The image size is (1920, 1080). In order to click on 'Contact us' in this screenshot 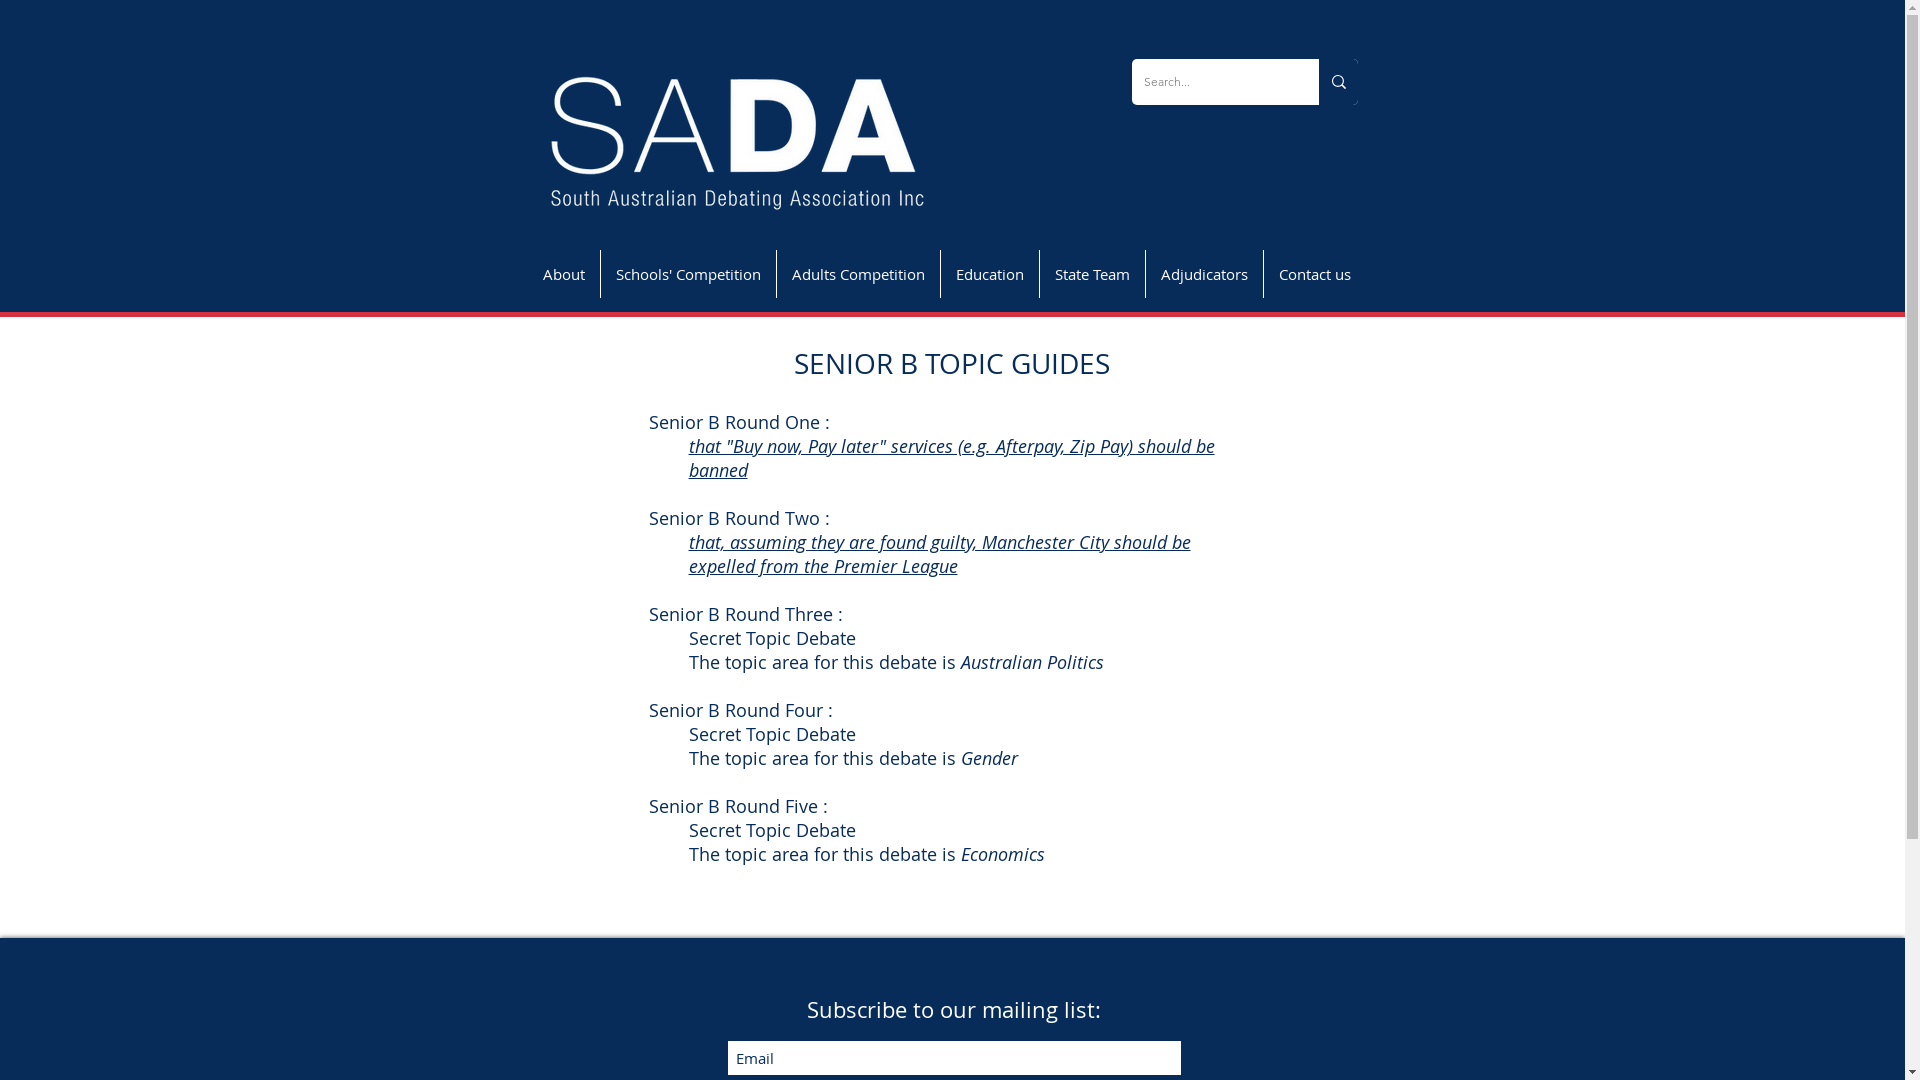, I will do `click(1262, 273)`.